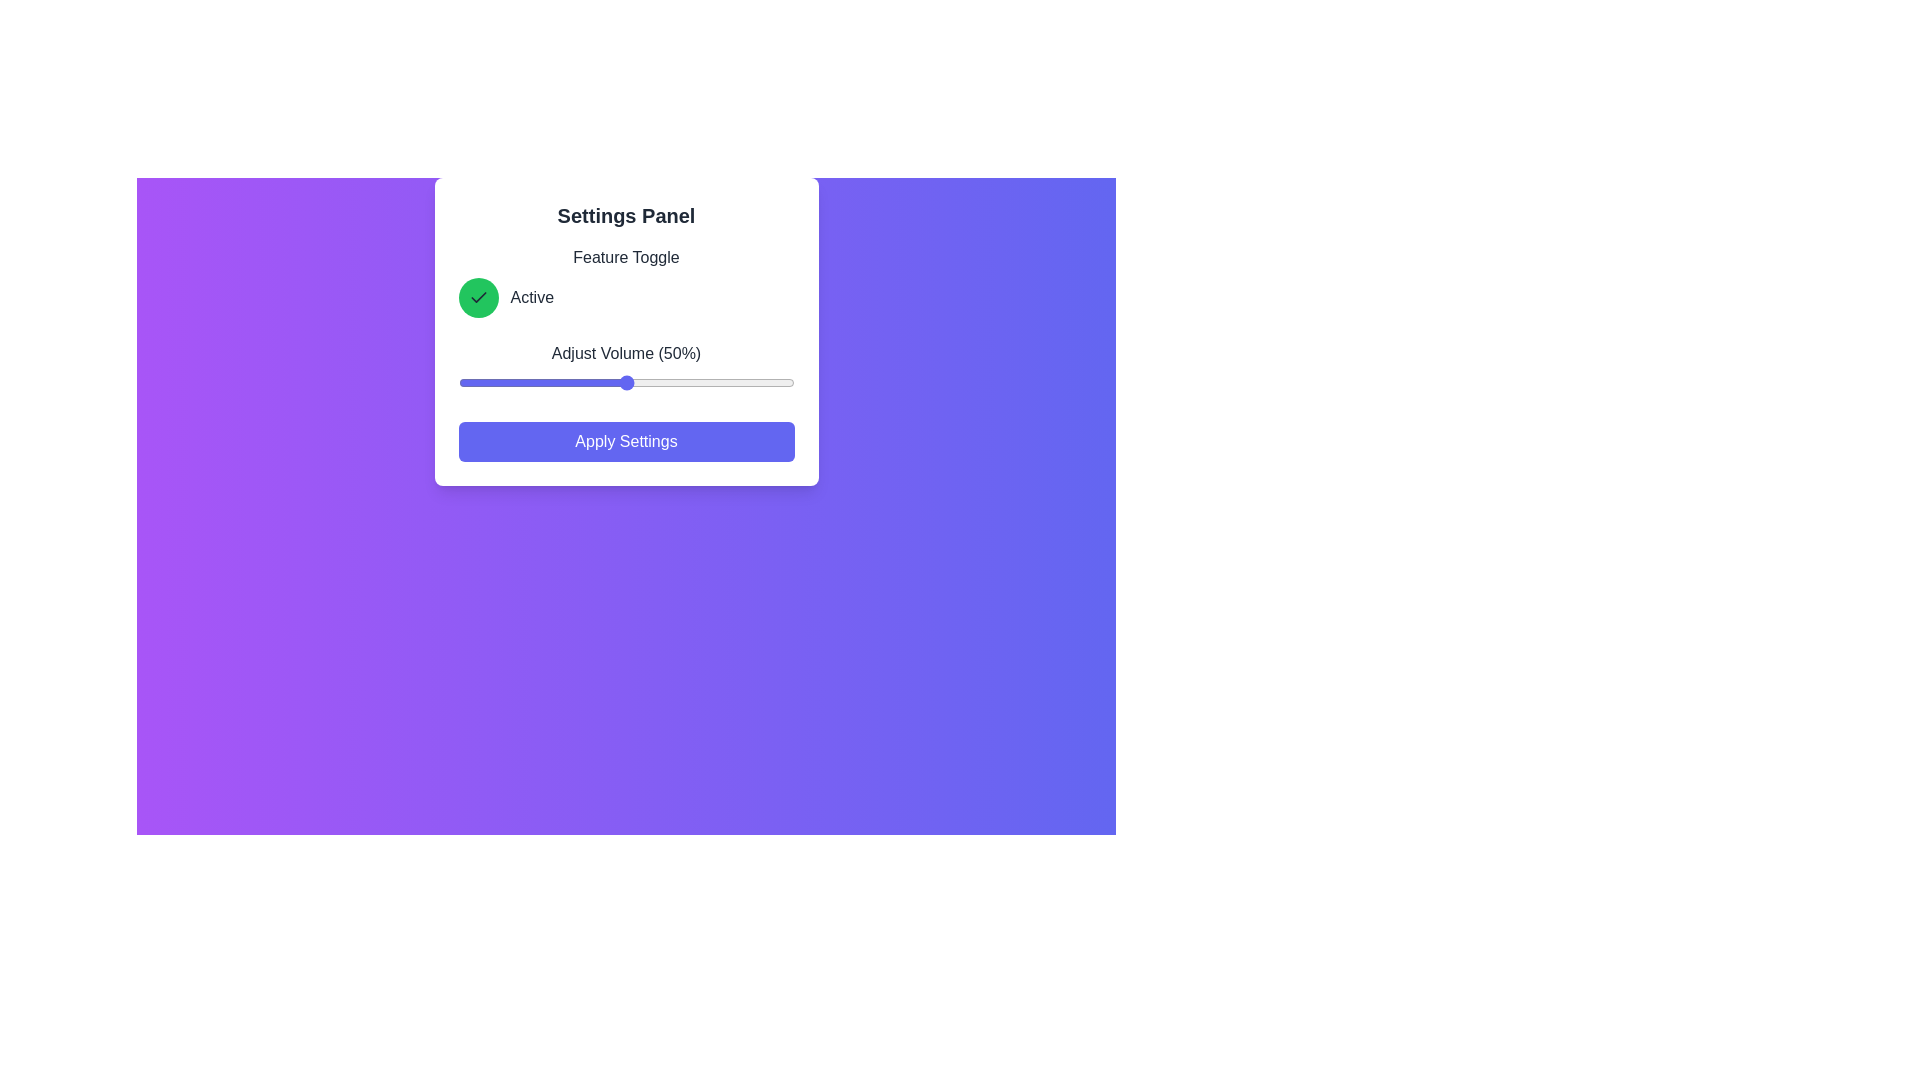  Describe the element at coordinates (625, 353) in the screenshot. I see `the static text element displaying 'Adjust Volume (50%)' located beneath the header 'Active'` at that location.